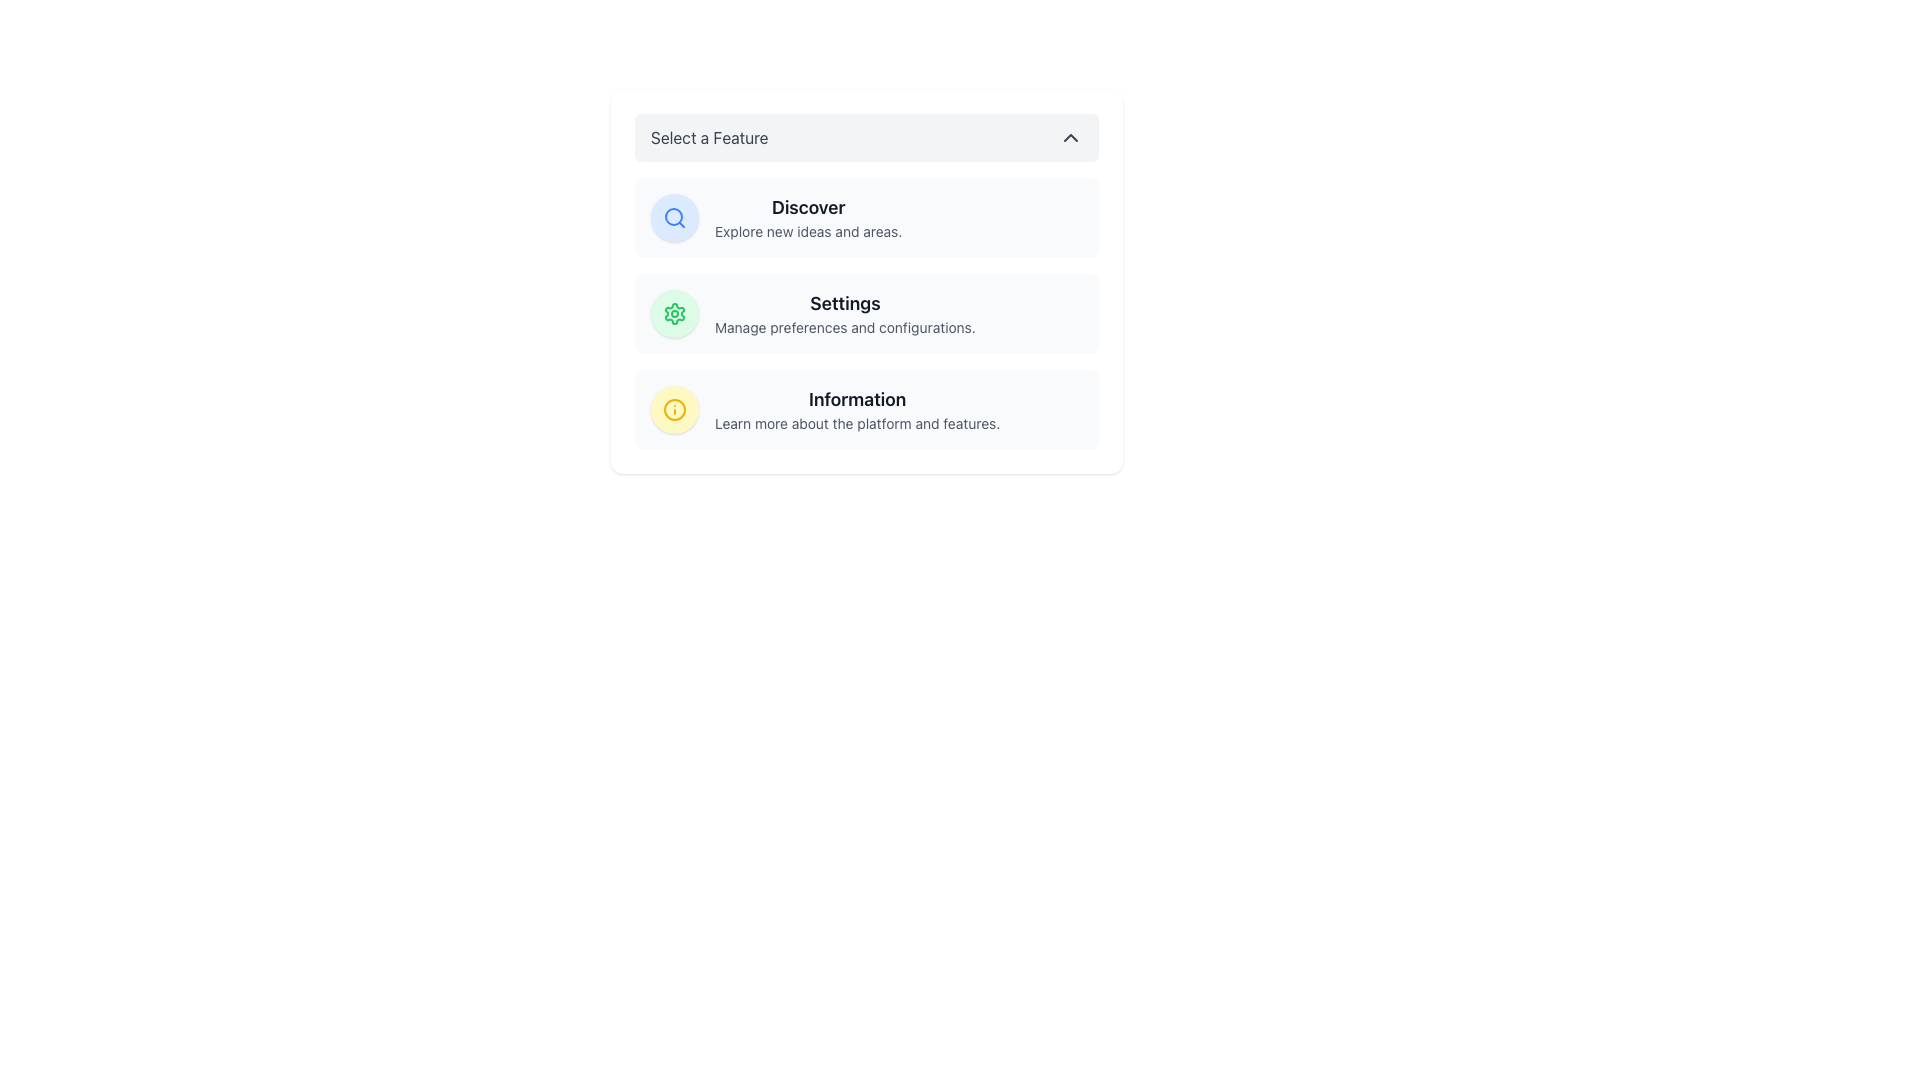 The height and width of the screenshot is (1080, 1920). Describe the element at coordinates (808, 218) in the screenshot. I see `the 'Discover' menu option, which is a static text block with a header and subtext arrangement, located to the right of the magnifying glass icon in the vertical list of menu options` at that location.